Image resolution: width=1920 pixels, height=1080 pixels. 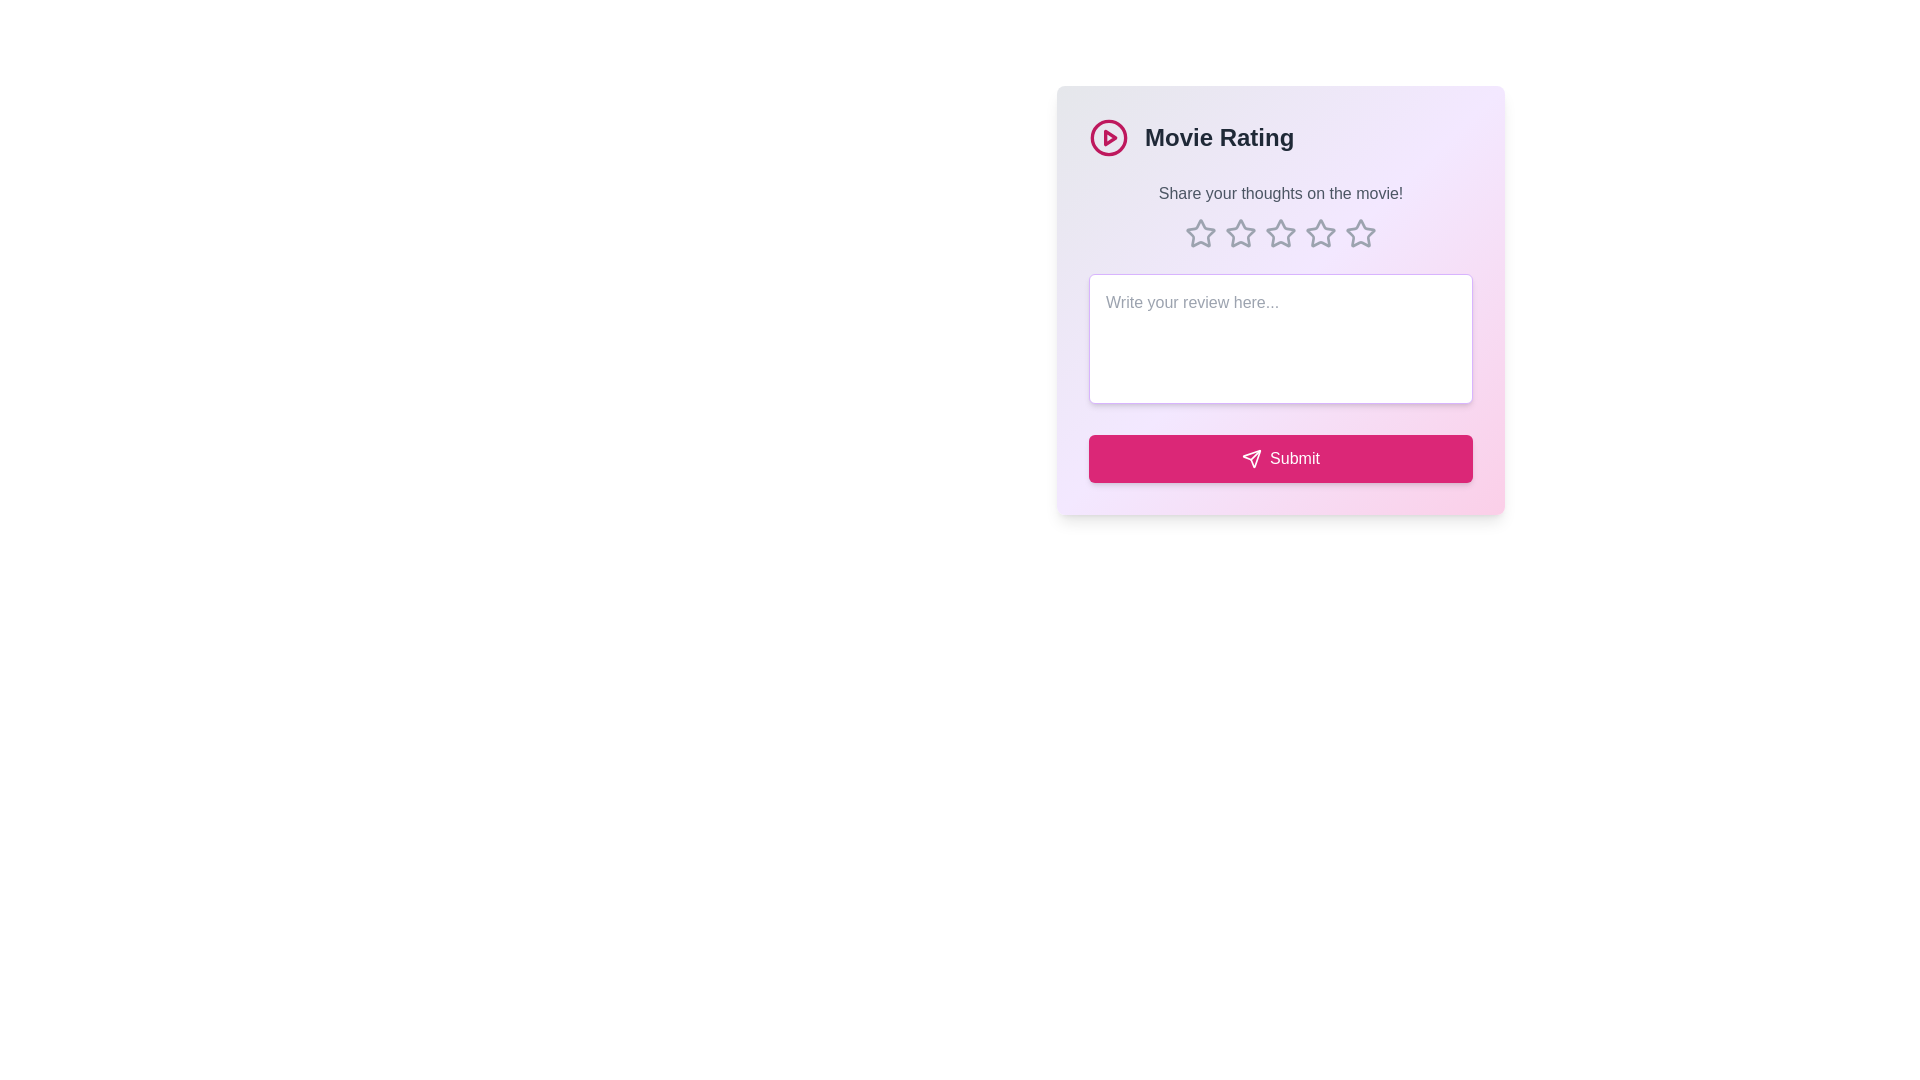 What do you see at coordinates (1281, 459) in the screenshot?
I see `the submit button located at the bottom of the review card to highlight it` at bounding box center [1281, 459].